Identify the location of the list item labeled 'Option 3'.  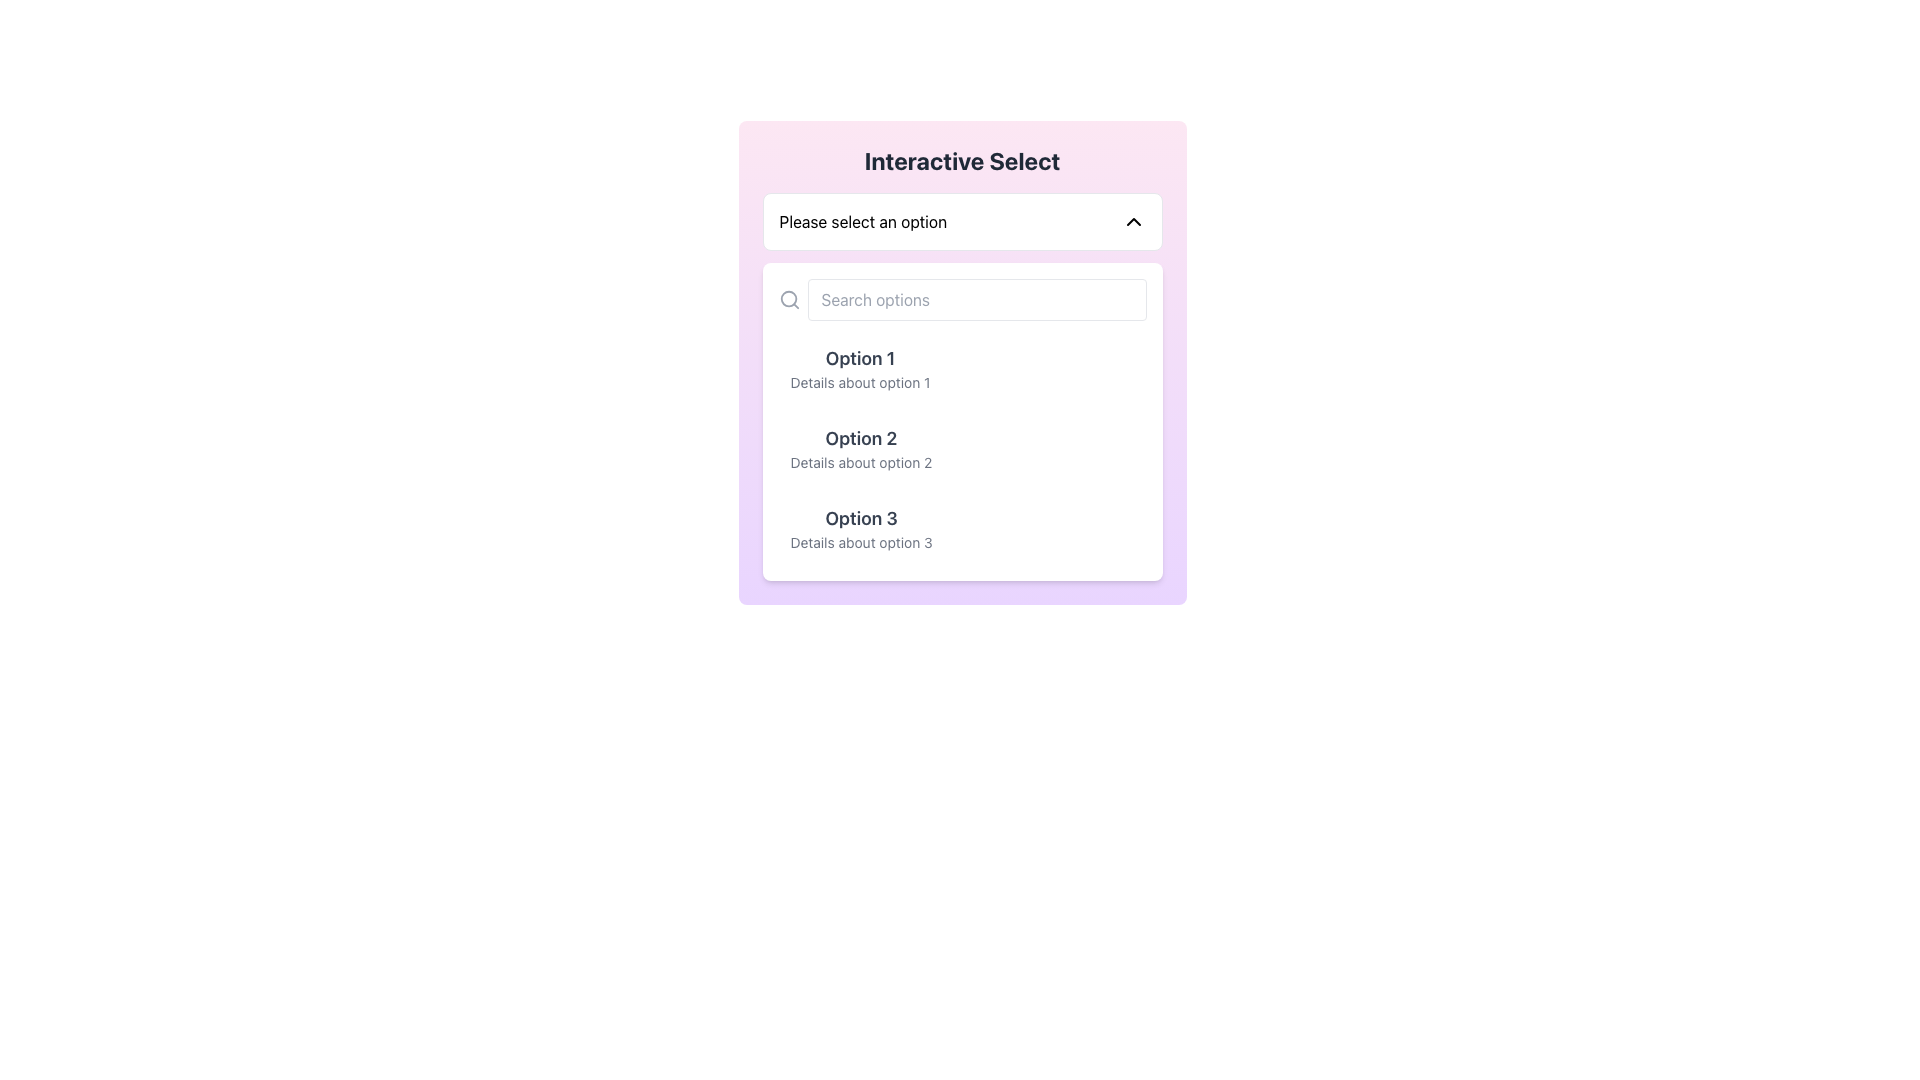
(962, 527).